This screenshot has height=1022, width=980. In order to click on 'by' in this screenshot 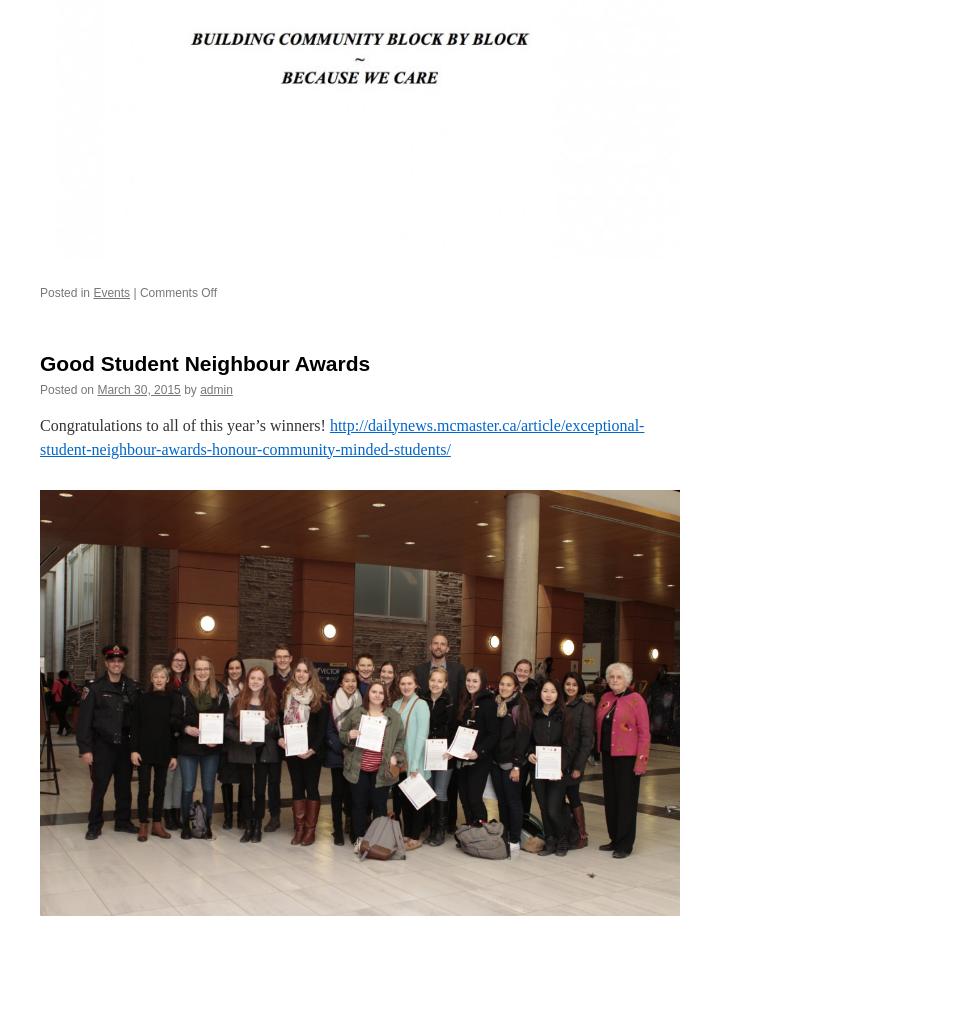, I will do `click(190, 387)`.